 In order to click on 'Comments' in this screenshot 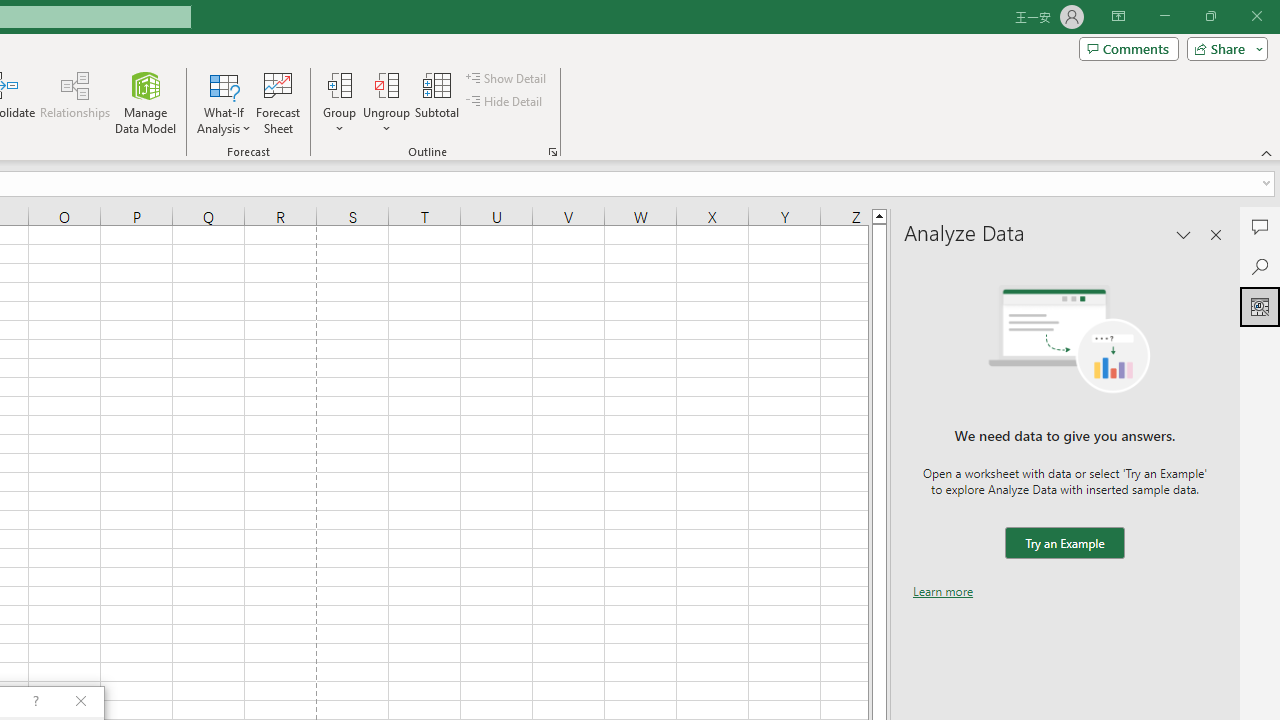, I will do `click(1128, 47)`.